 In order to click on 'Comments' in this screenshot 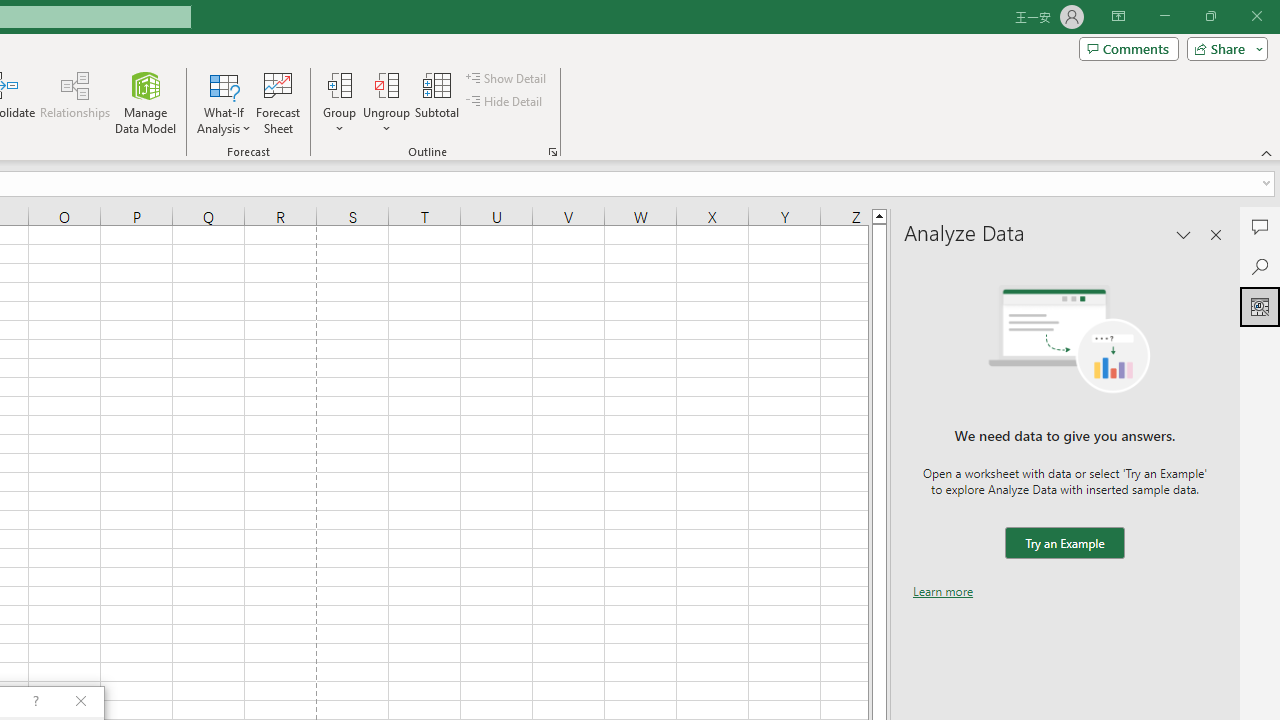, I will do `click(1128, 47)`.